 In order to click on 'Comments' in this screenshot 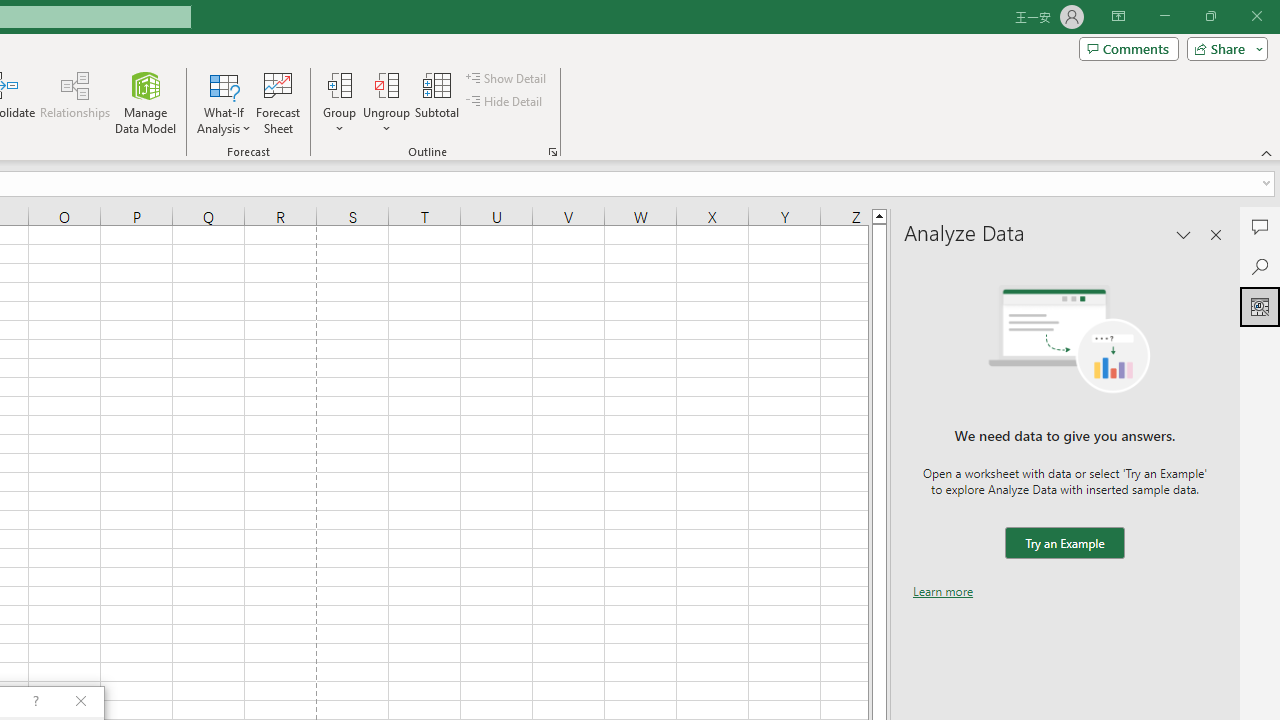, I will do `click(1128, 47)`.